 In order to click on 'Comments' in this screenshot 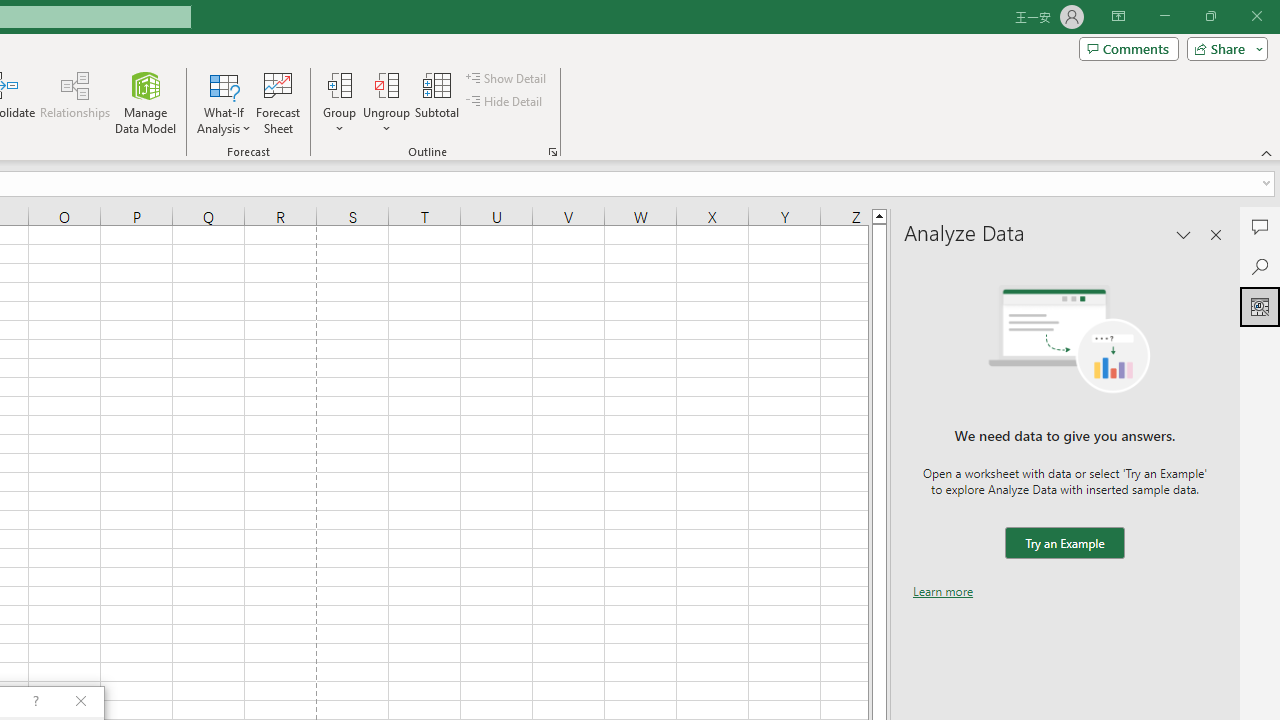, I will do `click(1128, 47)`.